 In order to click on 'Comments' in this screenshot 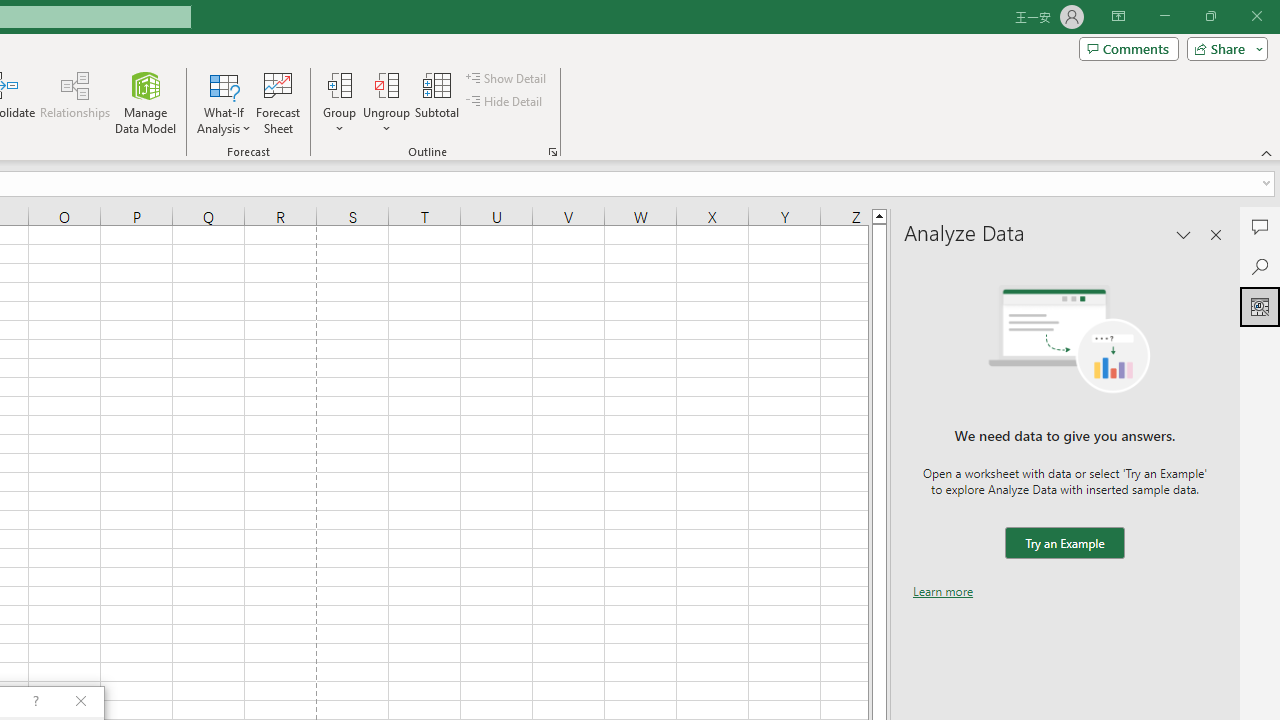, I will do `click(1128, 47)`.